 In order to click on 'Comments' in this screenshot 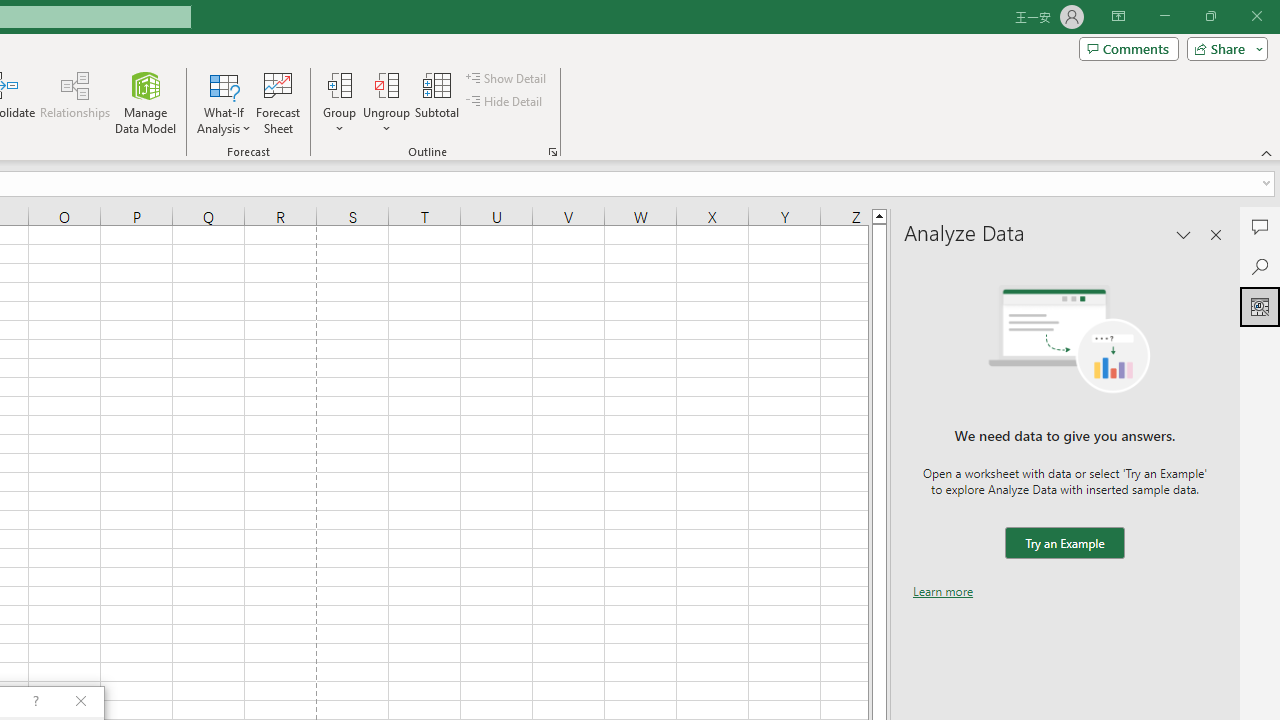, I will do `click(1128, 47)`.